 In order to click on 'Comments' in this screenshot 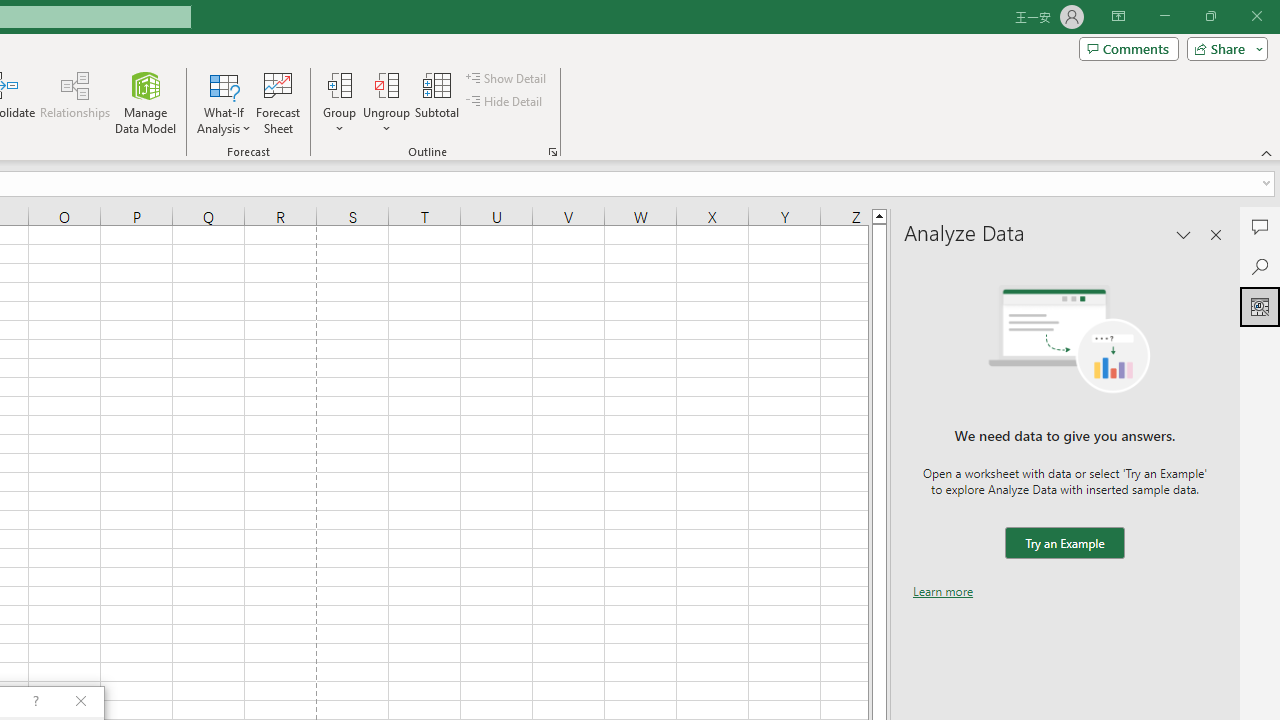, I will do `click(1128, 47)`.